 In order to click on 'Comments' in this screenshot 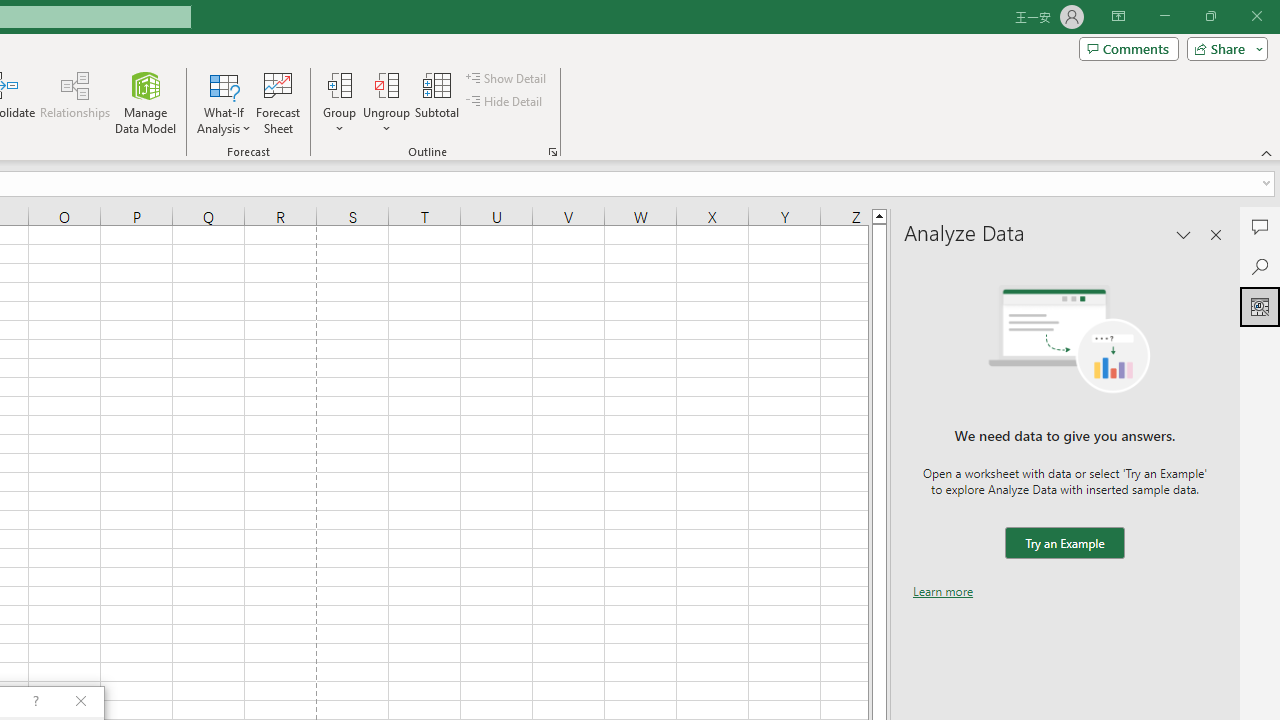, I will do `click(1128, 47)`.